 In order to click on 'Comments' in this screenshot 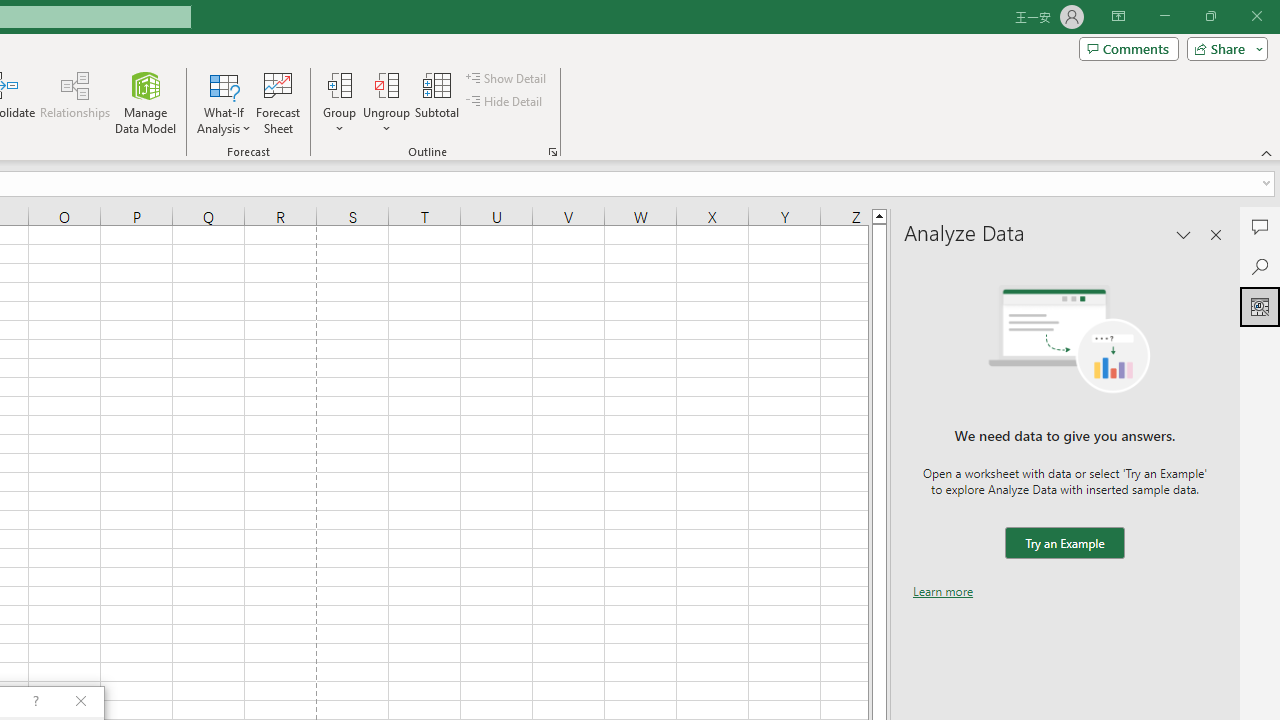, I will do `click(1128, 47)`.